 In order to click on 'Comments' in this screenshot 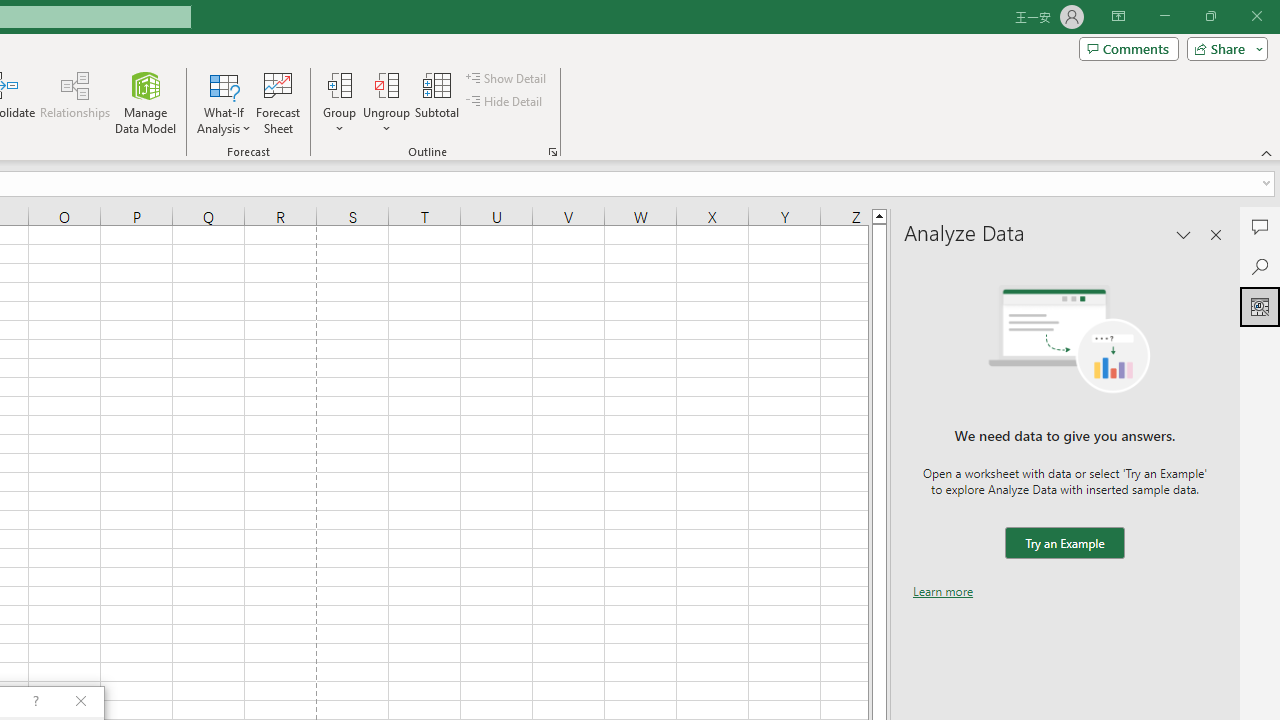, I will do `click(1128, 47)`.